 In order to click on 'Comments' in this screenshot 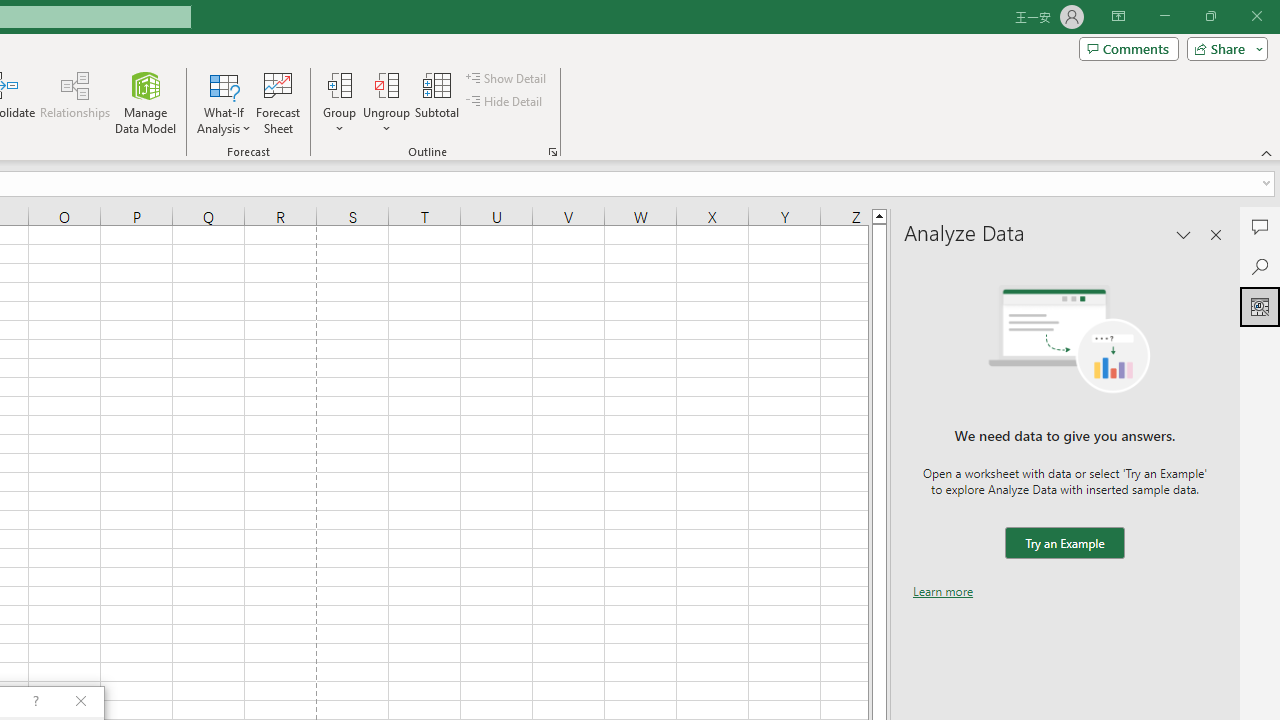, I will do `click(1128, 47)`.